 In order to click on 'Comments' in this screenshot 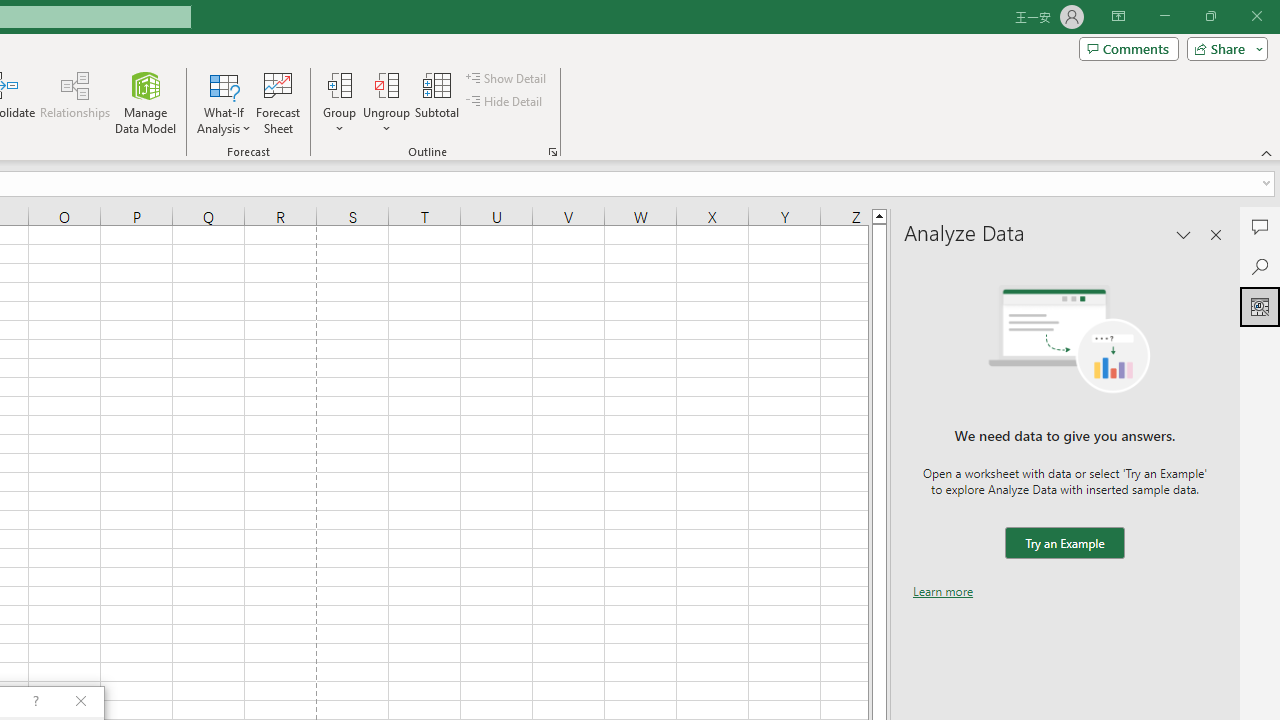, I will do `click(1128, 47)`.